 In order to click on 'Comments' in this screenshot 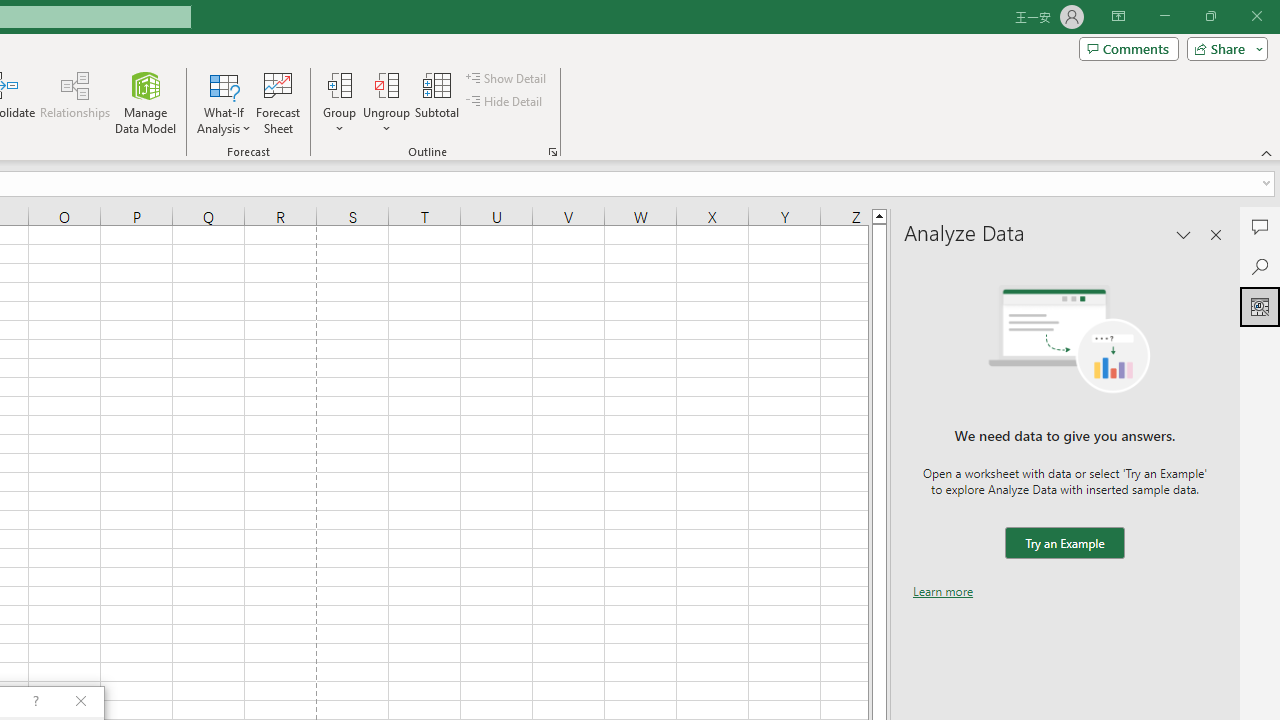, I will do `click(1128, 47)`.